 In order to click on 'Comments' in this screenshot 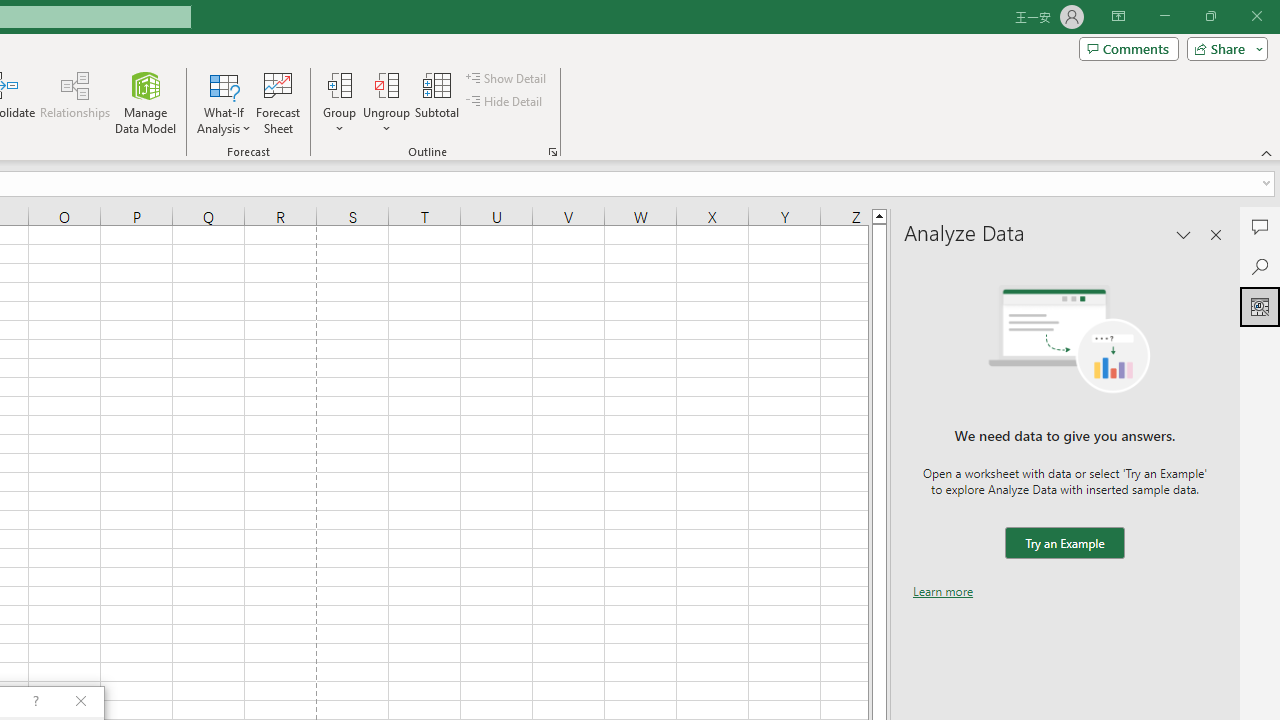, I will do `click(1128, 47)`.